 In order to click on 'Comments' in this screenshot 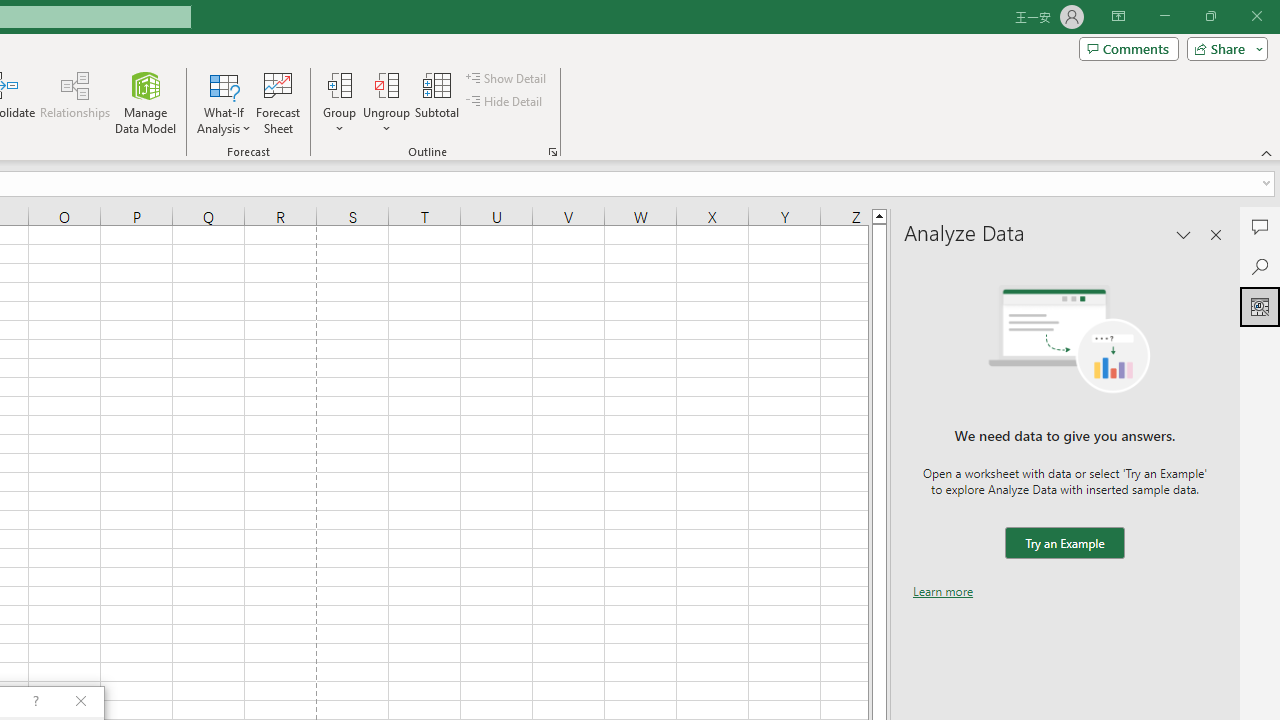, I will do `click(1128, 47)`.